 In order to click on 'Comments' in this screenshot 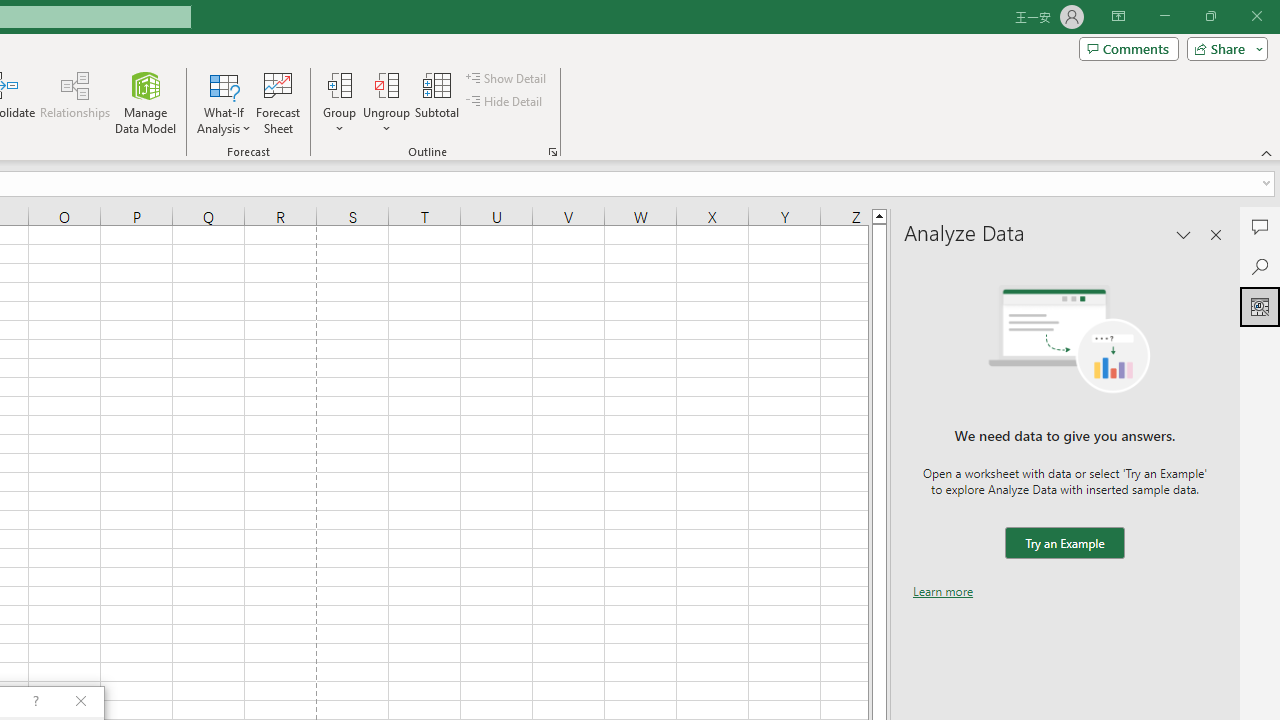, I will do `click(1128, 47)`.